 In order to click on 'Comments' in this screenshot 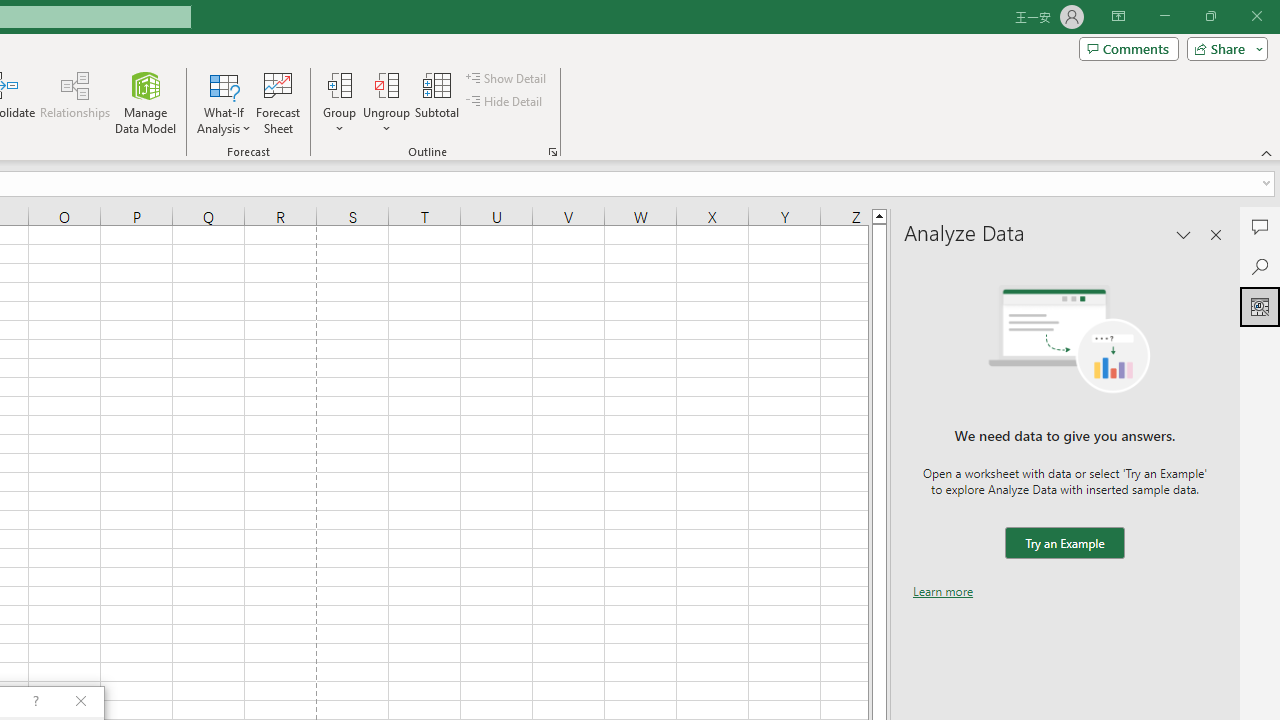, I will do `click(1128, 47)`.